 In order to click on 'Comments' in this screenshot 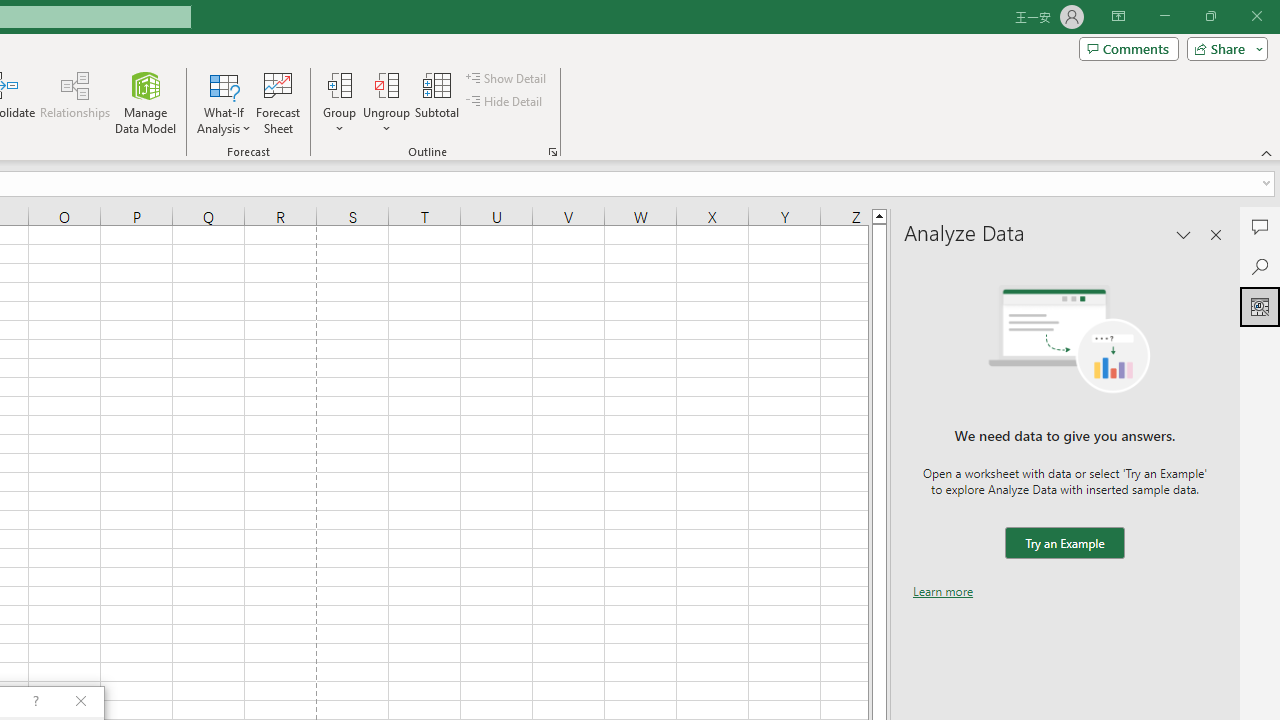, I will do `click(1128, 47)`.